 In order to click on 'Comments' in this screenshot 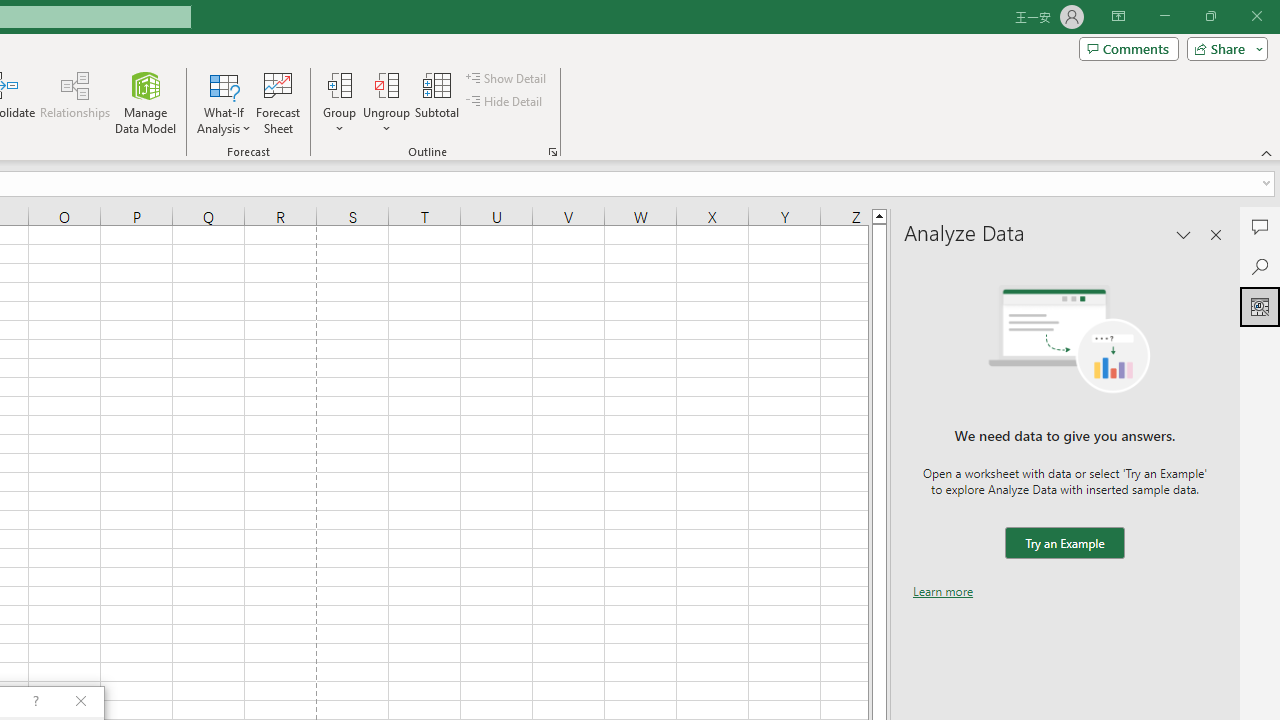, I will do `click(1128, 47)`.